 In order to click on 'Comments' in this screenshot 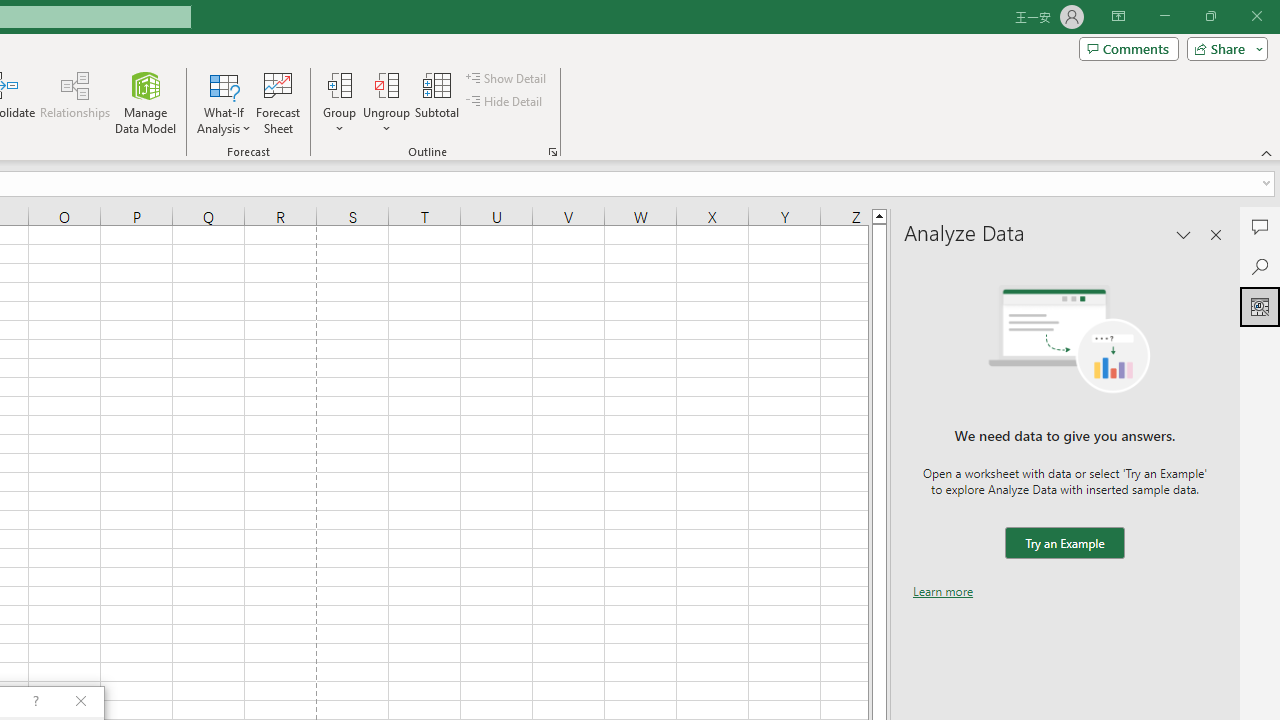, I will do `click(1128, 47)`.